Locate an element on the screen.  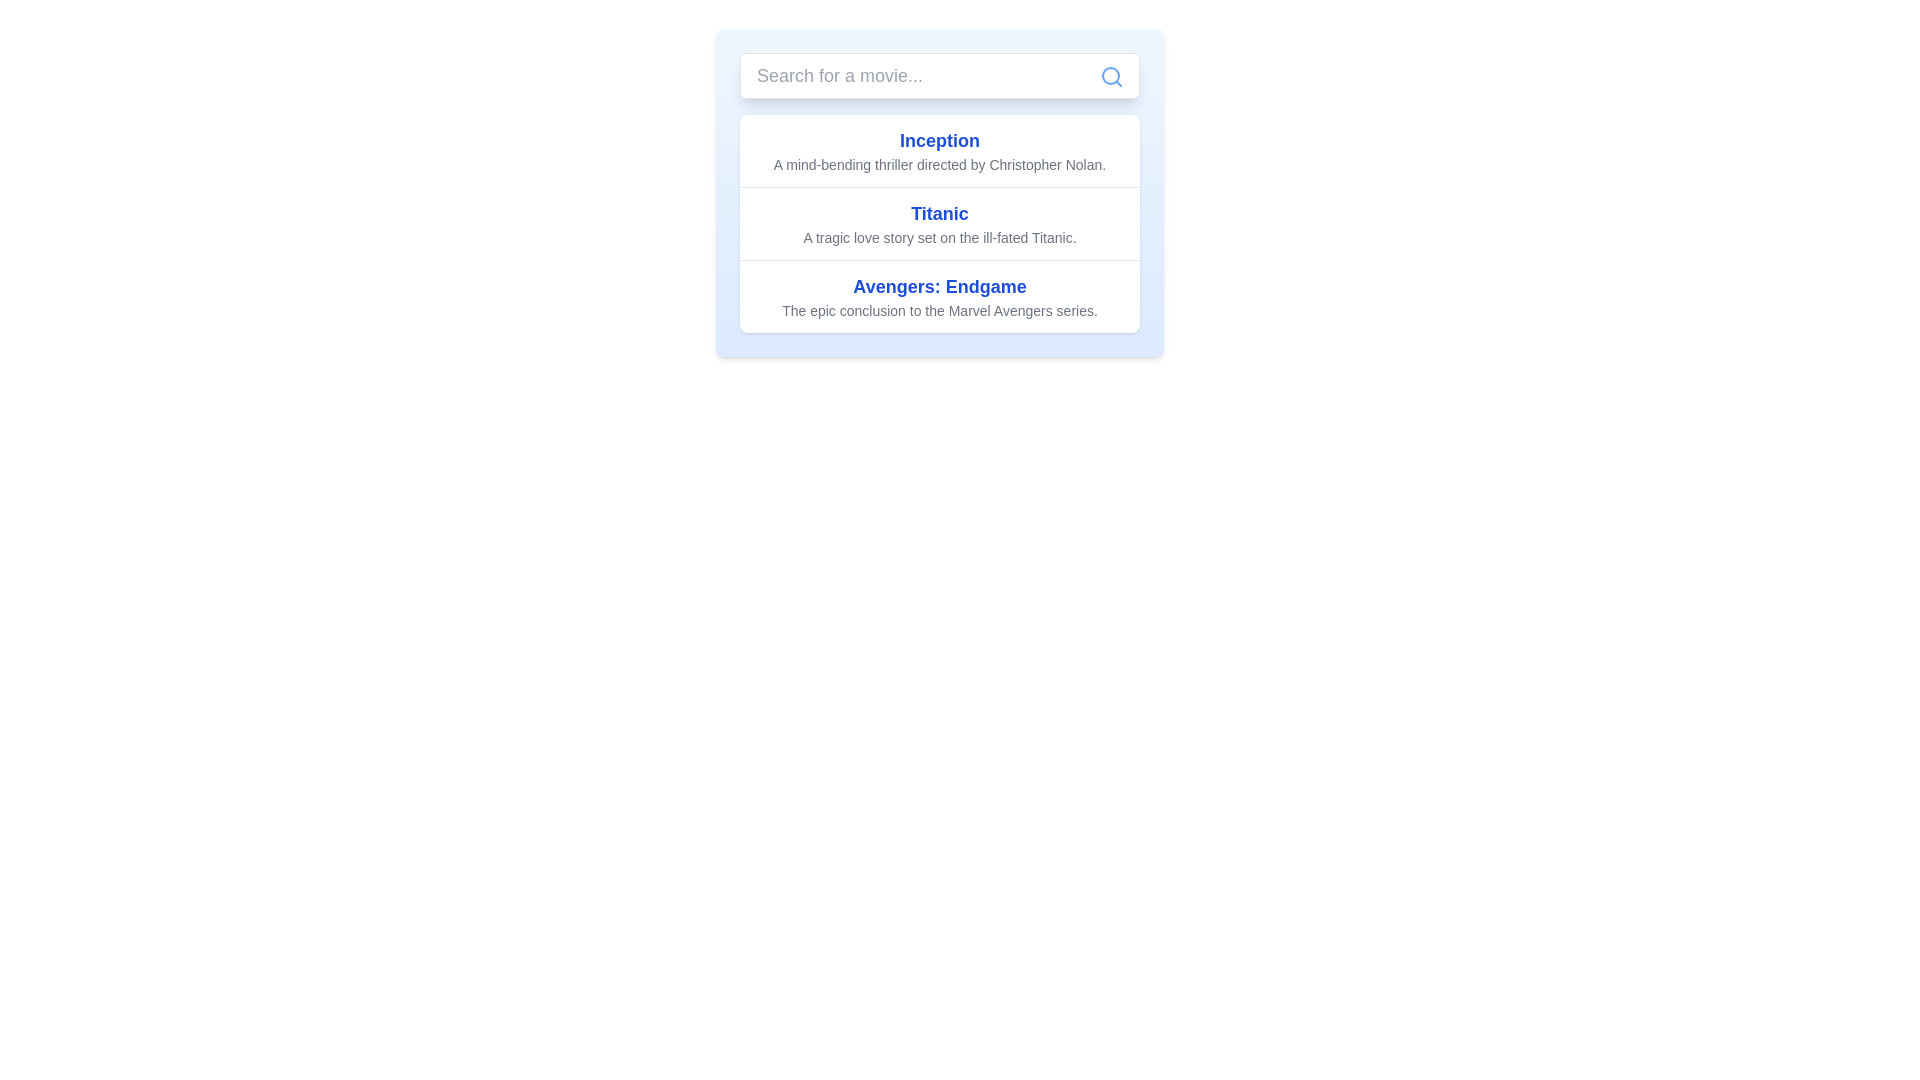
the blue magnifying glass icon located at the top-right corner of the search input field is located at coordinates (1111, 76).